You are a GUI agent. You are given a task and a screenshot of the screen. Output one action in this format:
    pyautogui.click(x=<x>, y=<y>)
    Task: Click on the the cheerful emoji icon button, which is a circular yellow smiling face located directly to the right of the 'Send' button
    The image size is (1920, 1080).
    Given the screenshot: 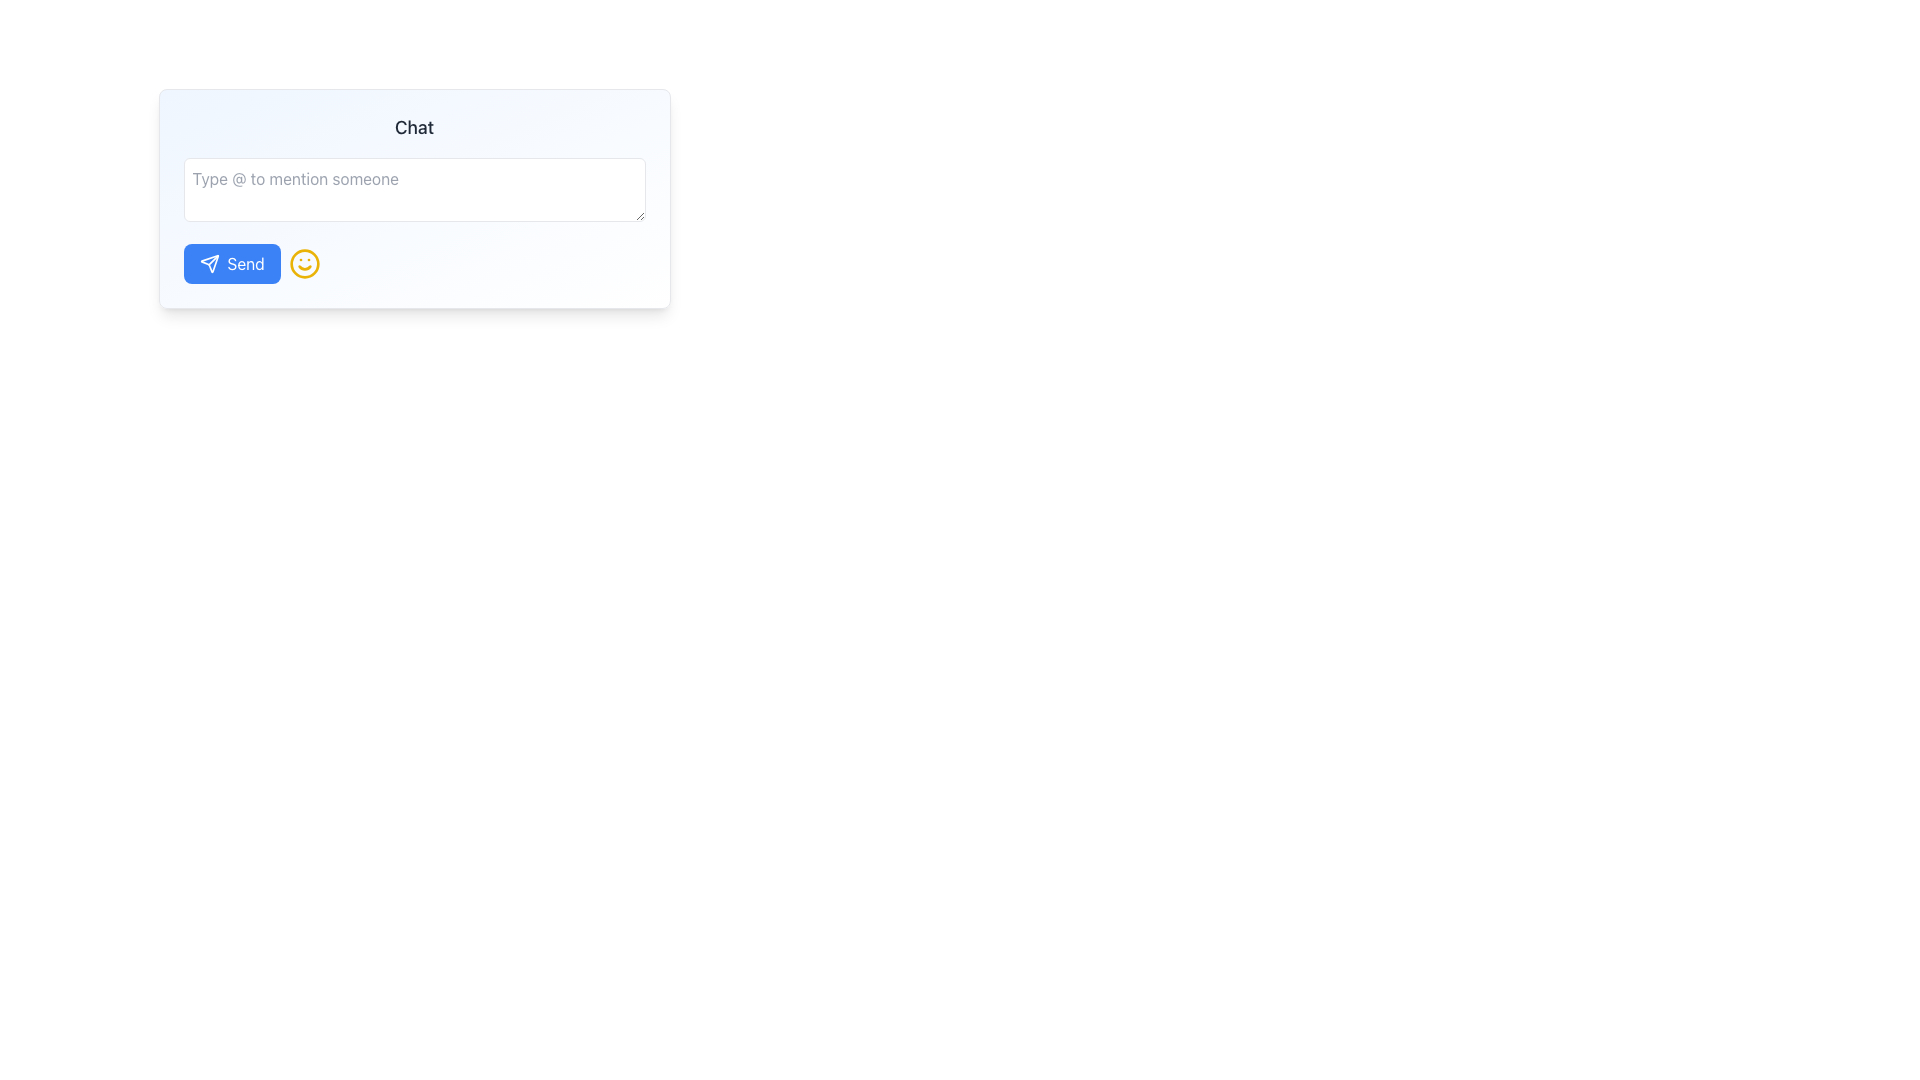 What is the action you would take?
    pyautogui.click(x=303, y=262)
    